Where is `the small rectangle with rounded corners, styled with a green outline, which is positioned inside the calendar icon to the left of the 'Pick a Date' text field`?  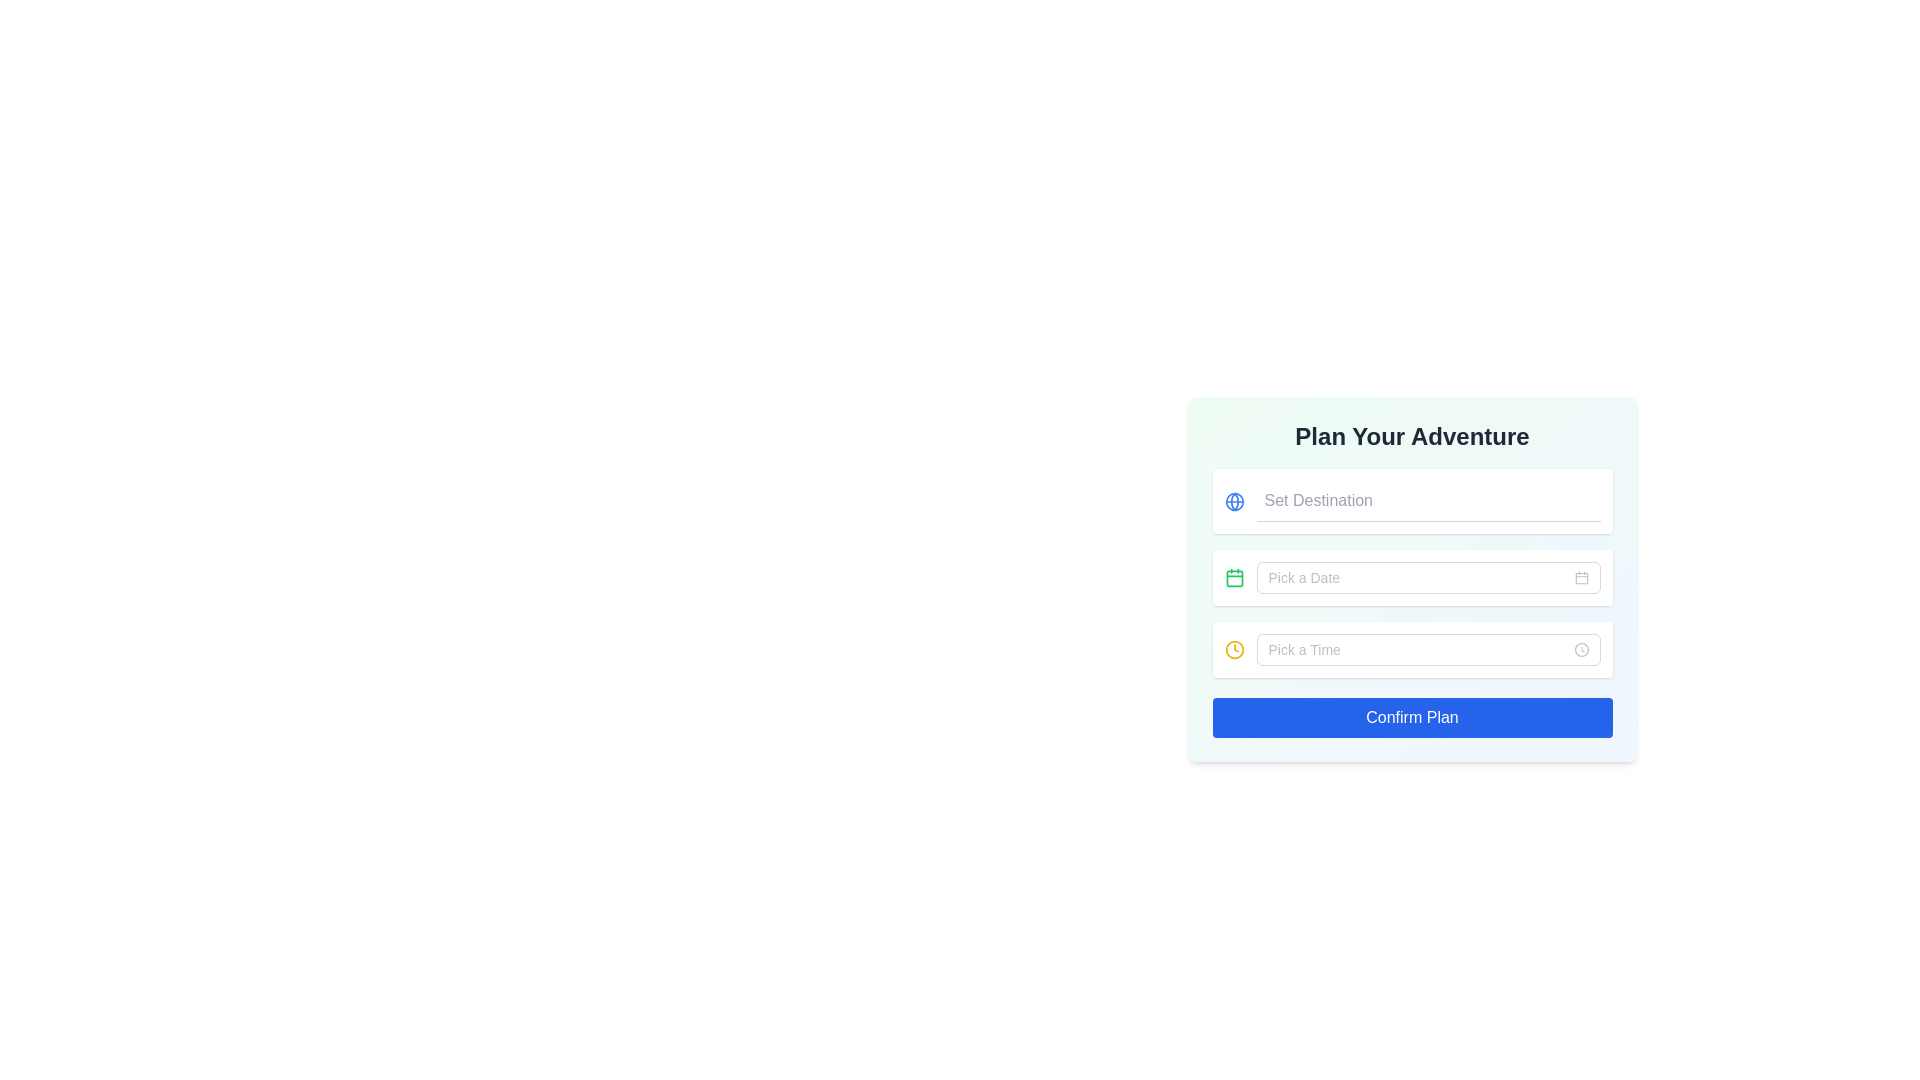 the small rectangle with rounded corners, styled with a green outline, which is positioned inside the calendar icon to the left of the 'Pick a Date' text field is located at coordinates (1233, 578).